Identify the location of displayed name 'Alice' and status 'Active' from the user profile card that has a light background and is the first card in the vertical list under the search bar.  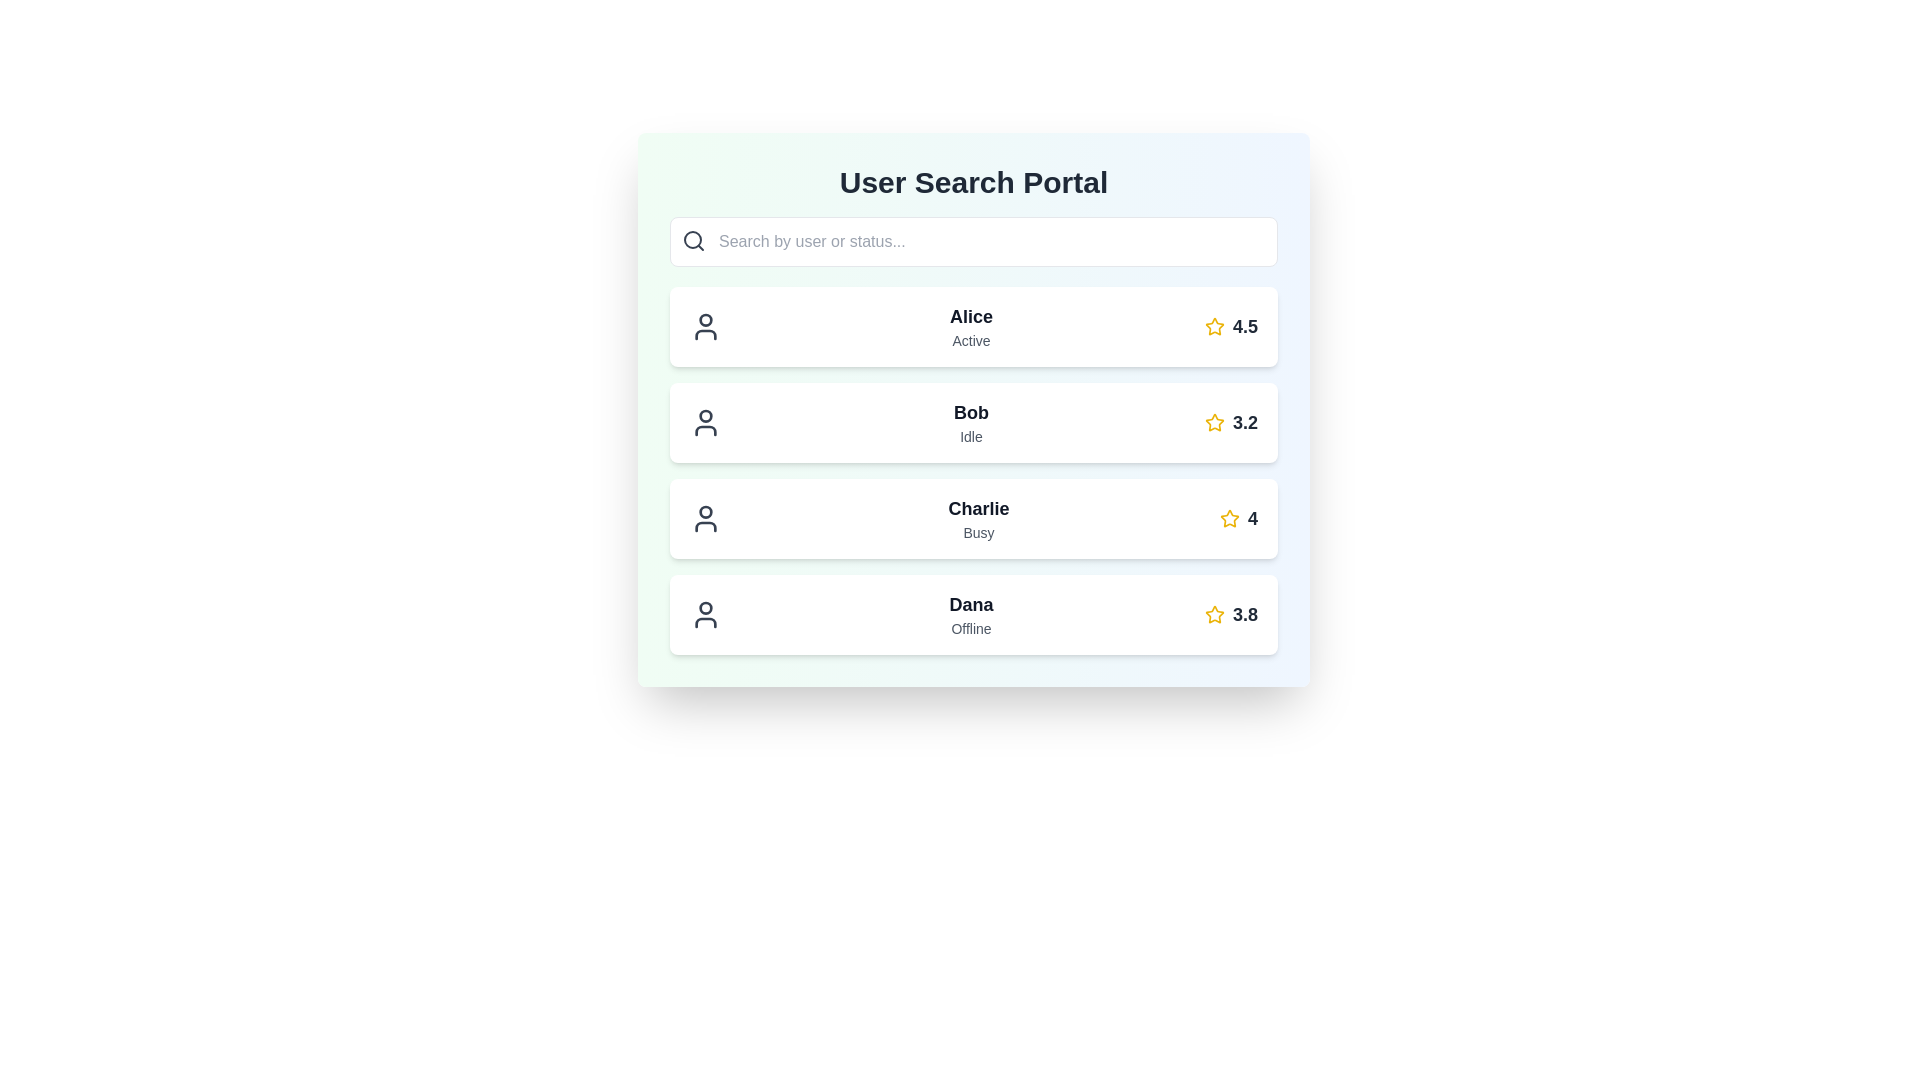
(974, 326).